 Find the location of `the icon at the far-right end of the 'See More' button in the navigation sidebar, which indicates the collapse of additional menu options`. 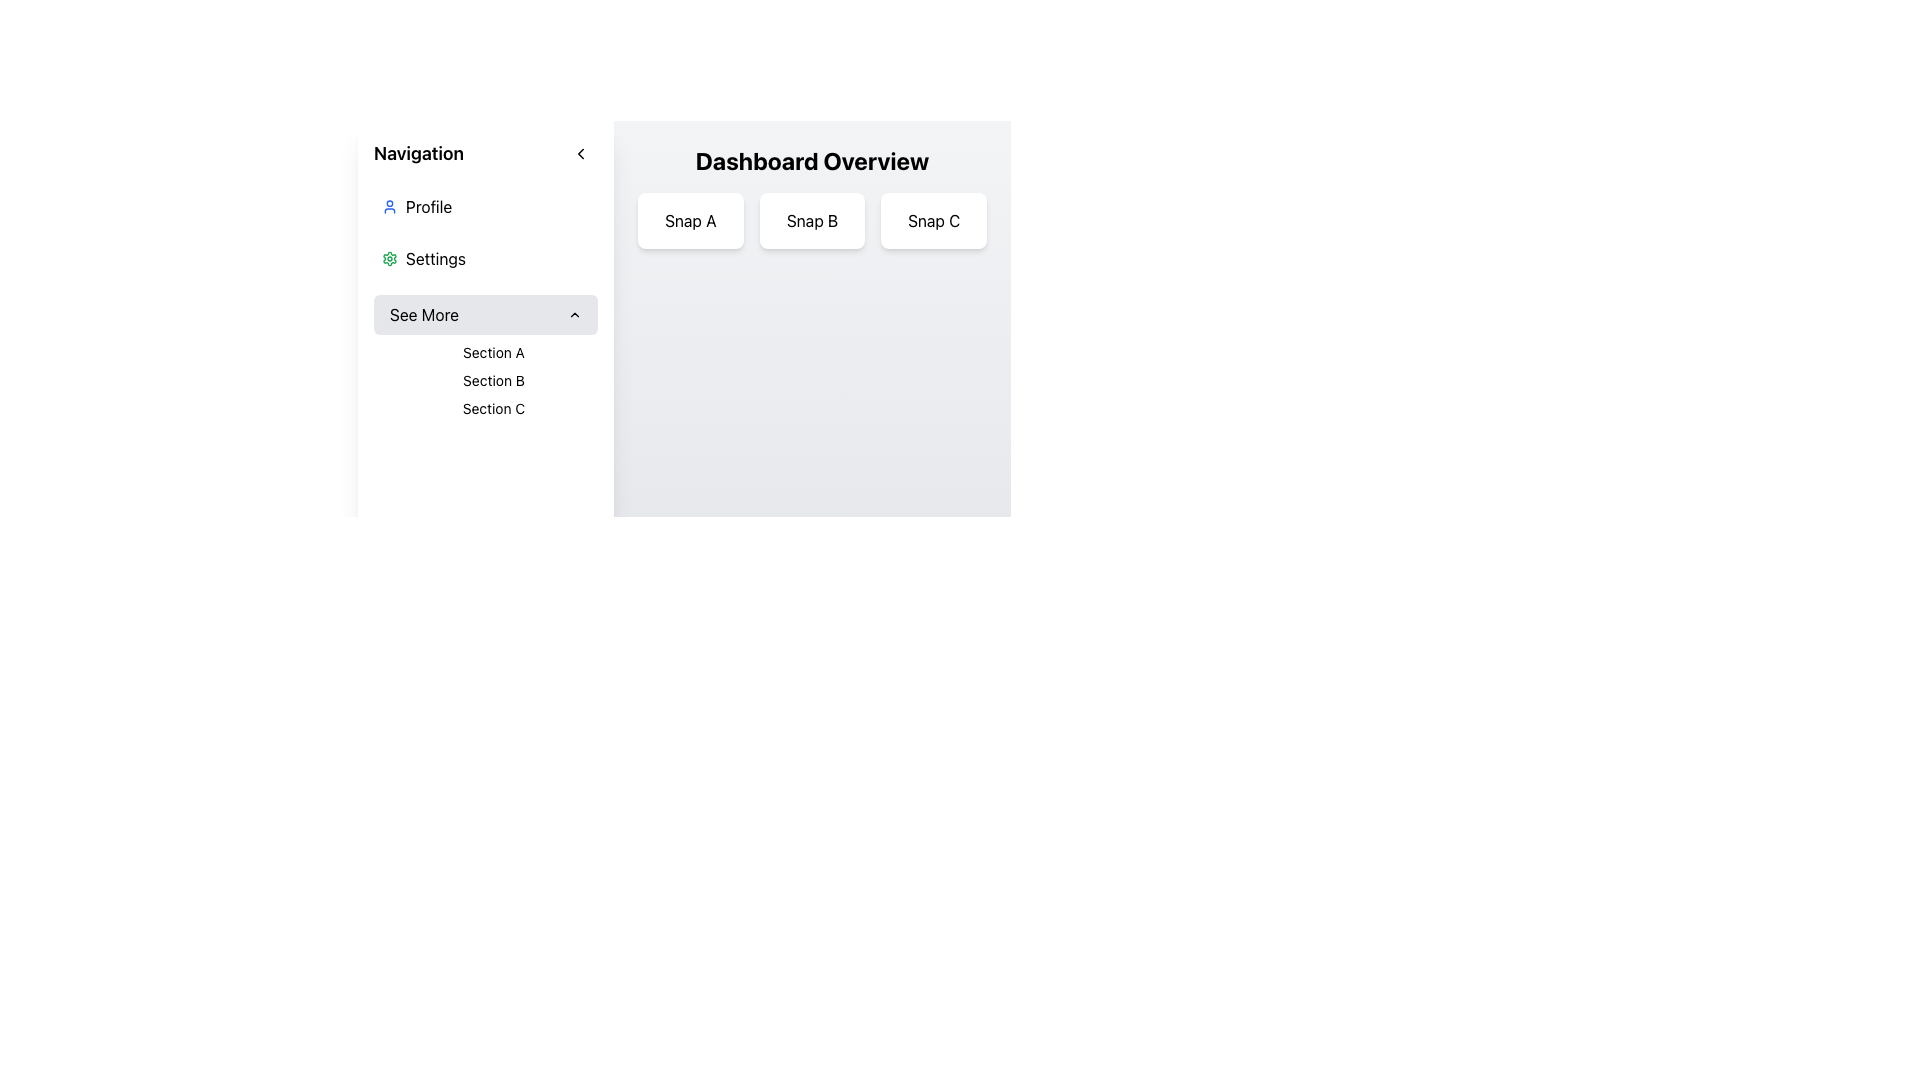

the icon at the far-right end of the 'See More' button in the navigation sidebar, which indicates the collapse of additional menu options is located at coordinates (574, 315).